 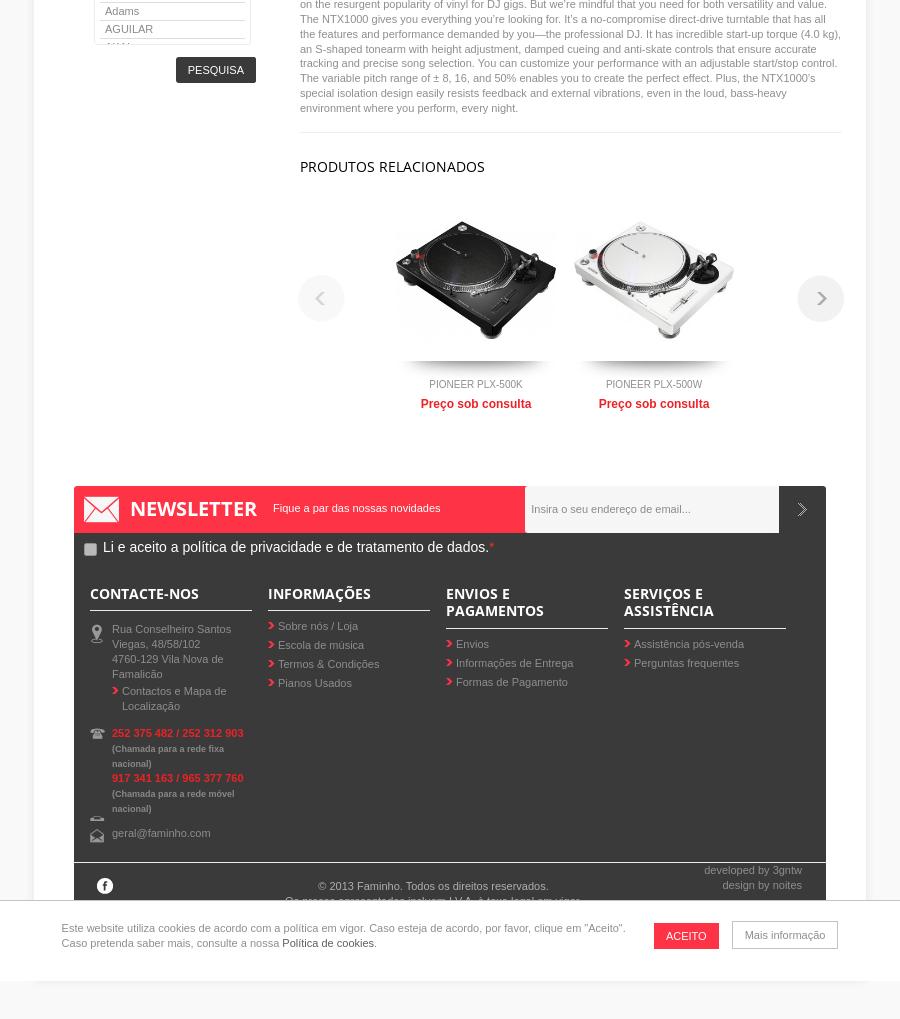 I want to click on 'Pianos Usados', so click(x=314, y=681).